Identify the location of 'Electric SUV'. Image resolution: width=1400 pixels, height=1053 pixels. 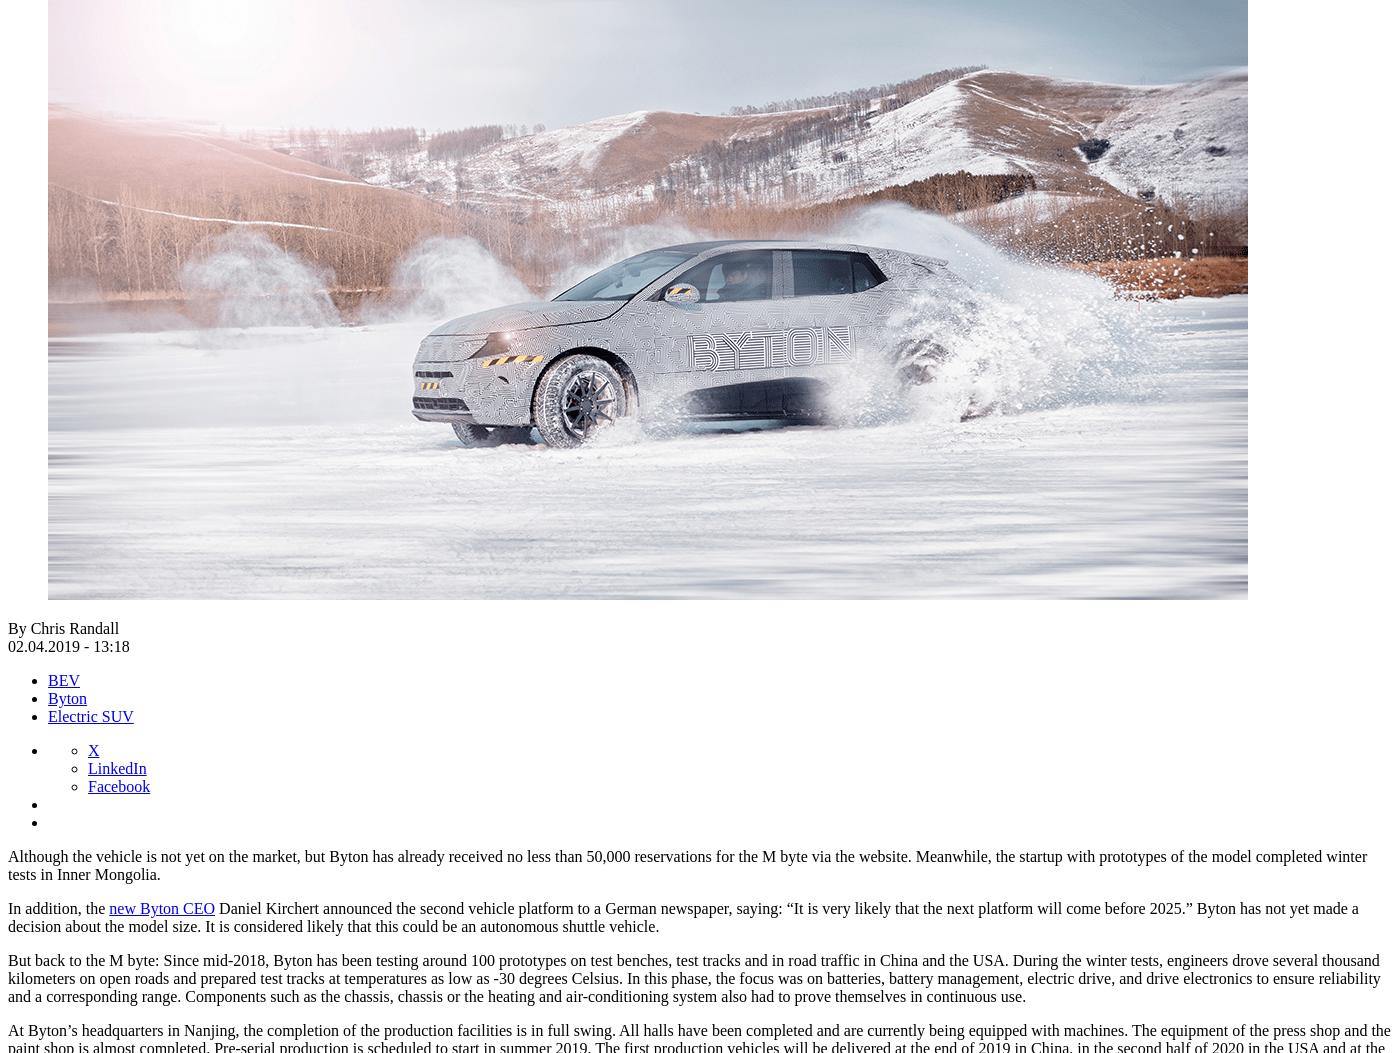
(89, 715).